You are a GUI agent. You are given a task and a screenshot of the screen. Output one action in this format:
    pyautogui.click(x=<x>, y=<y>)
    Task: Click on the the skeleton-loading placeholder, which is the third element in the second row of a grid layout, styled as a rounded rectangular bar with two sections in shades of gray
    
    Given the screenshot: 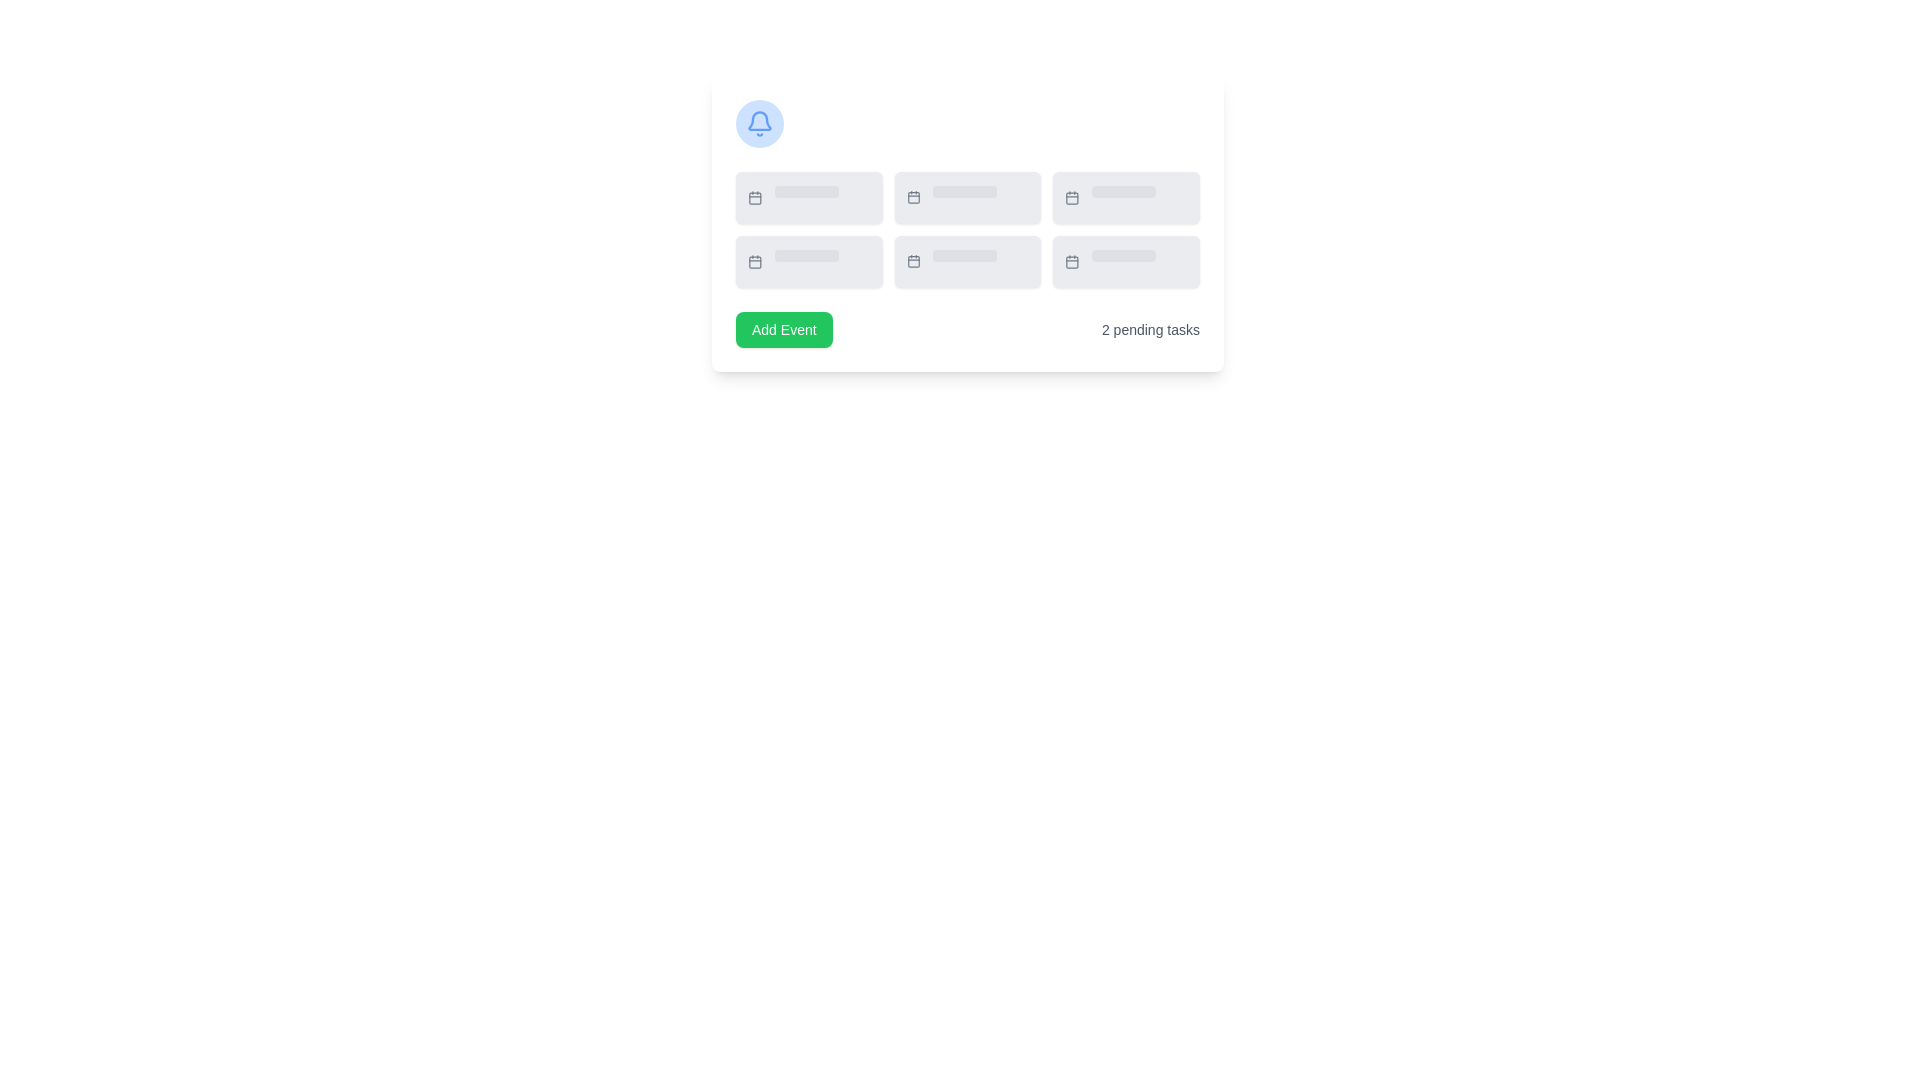 What is the action you would take?
    pyautogui.click(x=1140, y=197)
    